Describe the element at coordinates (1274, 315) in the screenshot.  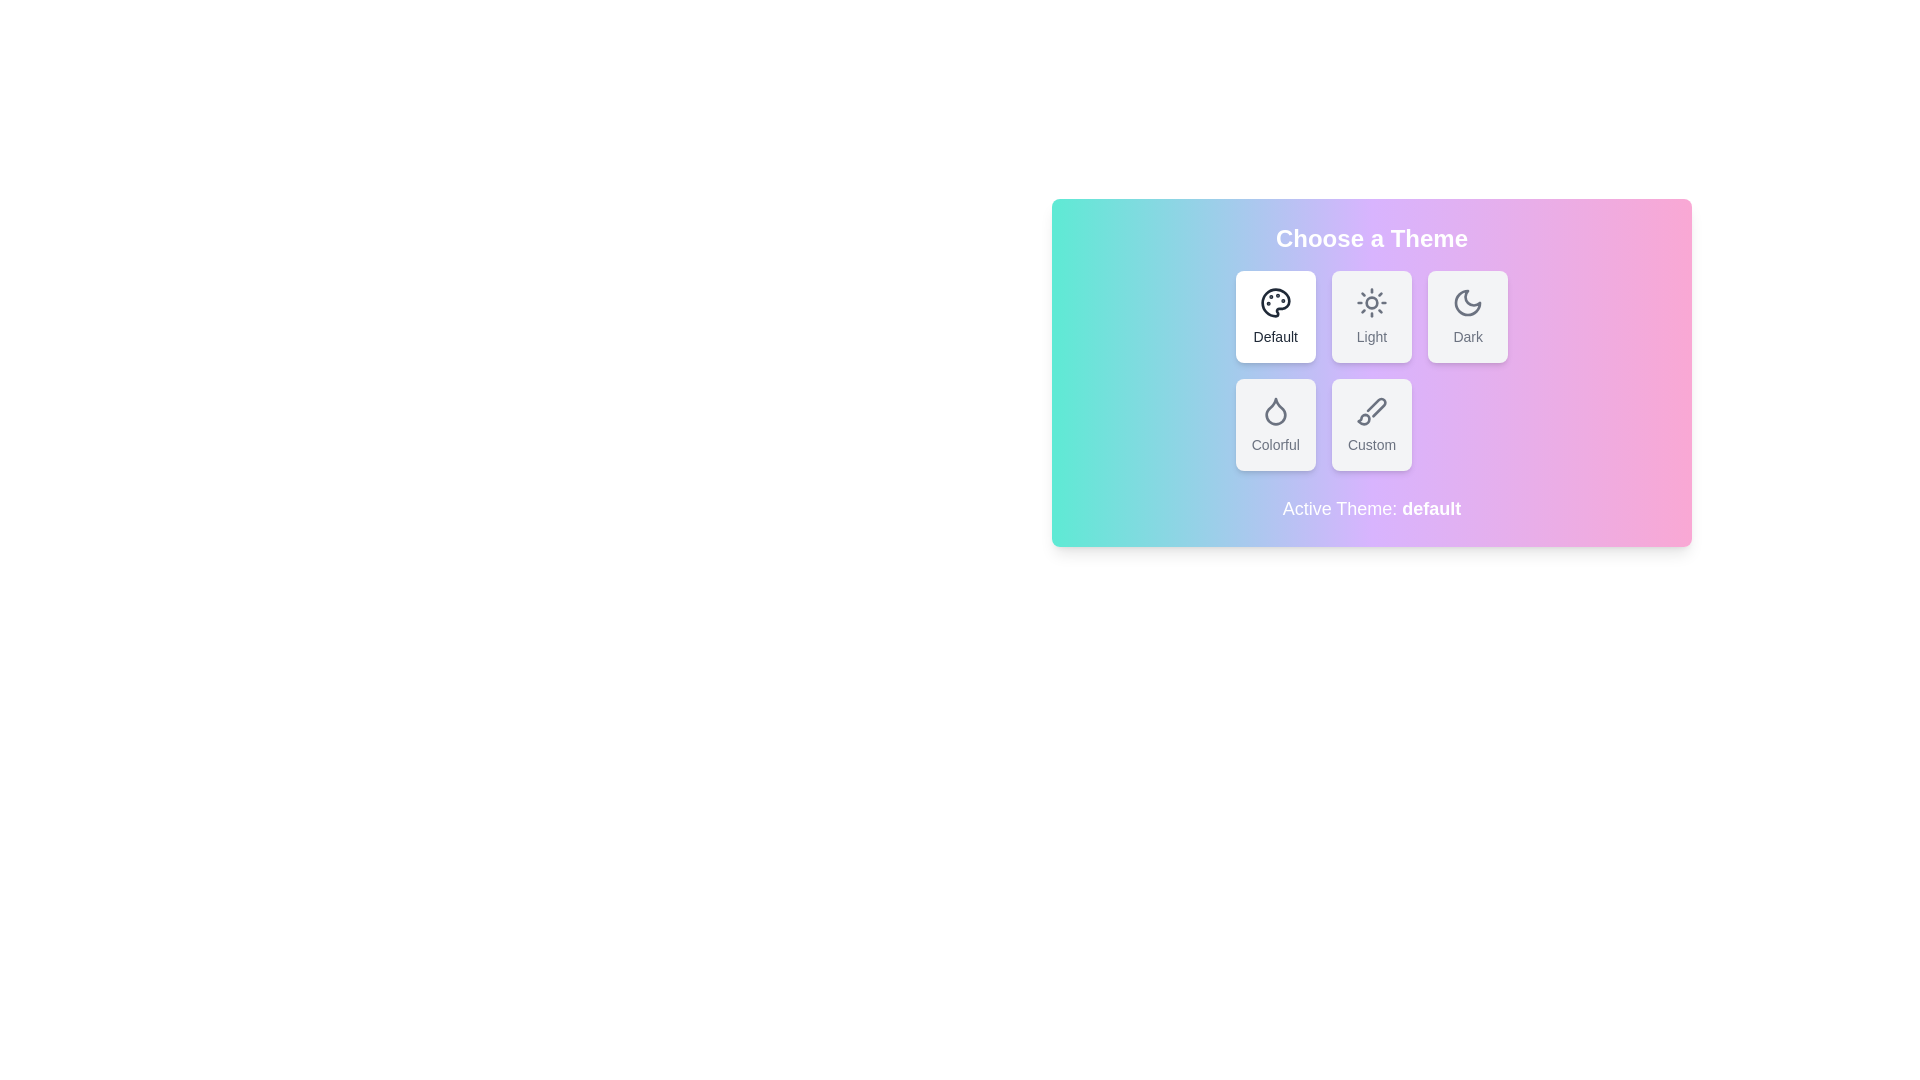
I see `the theme default by clicking the corresponding button` at that location.